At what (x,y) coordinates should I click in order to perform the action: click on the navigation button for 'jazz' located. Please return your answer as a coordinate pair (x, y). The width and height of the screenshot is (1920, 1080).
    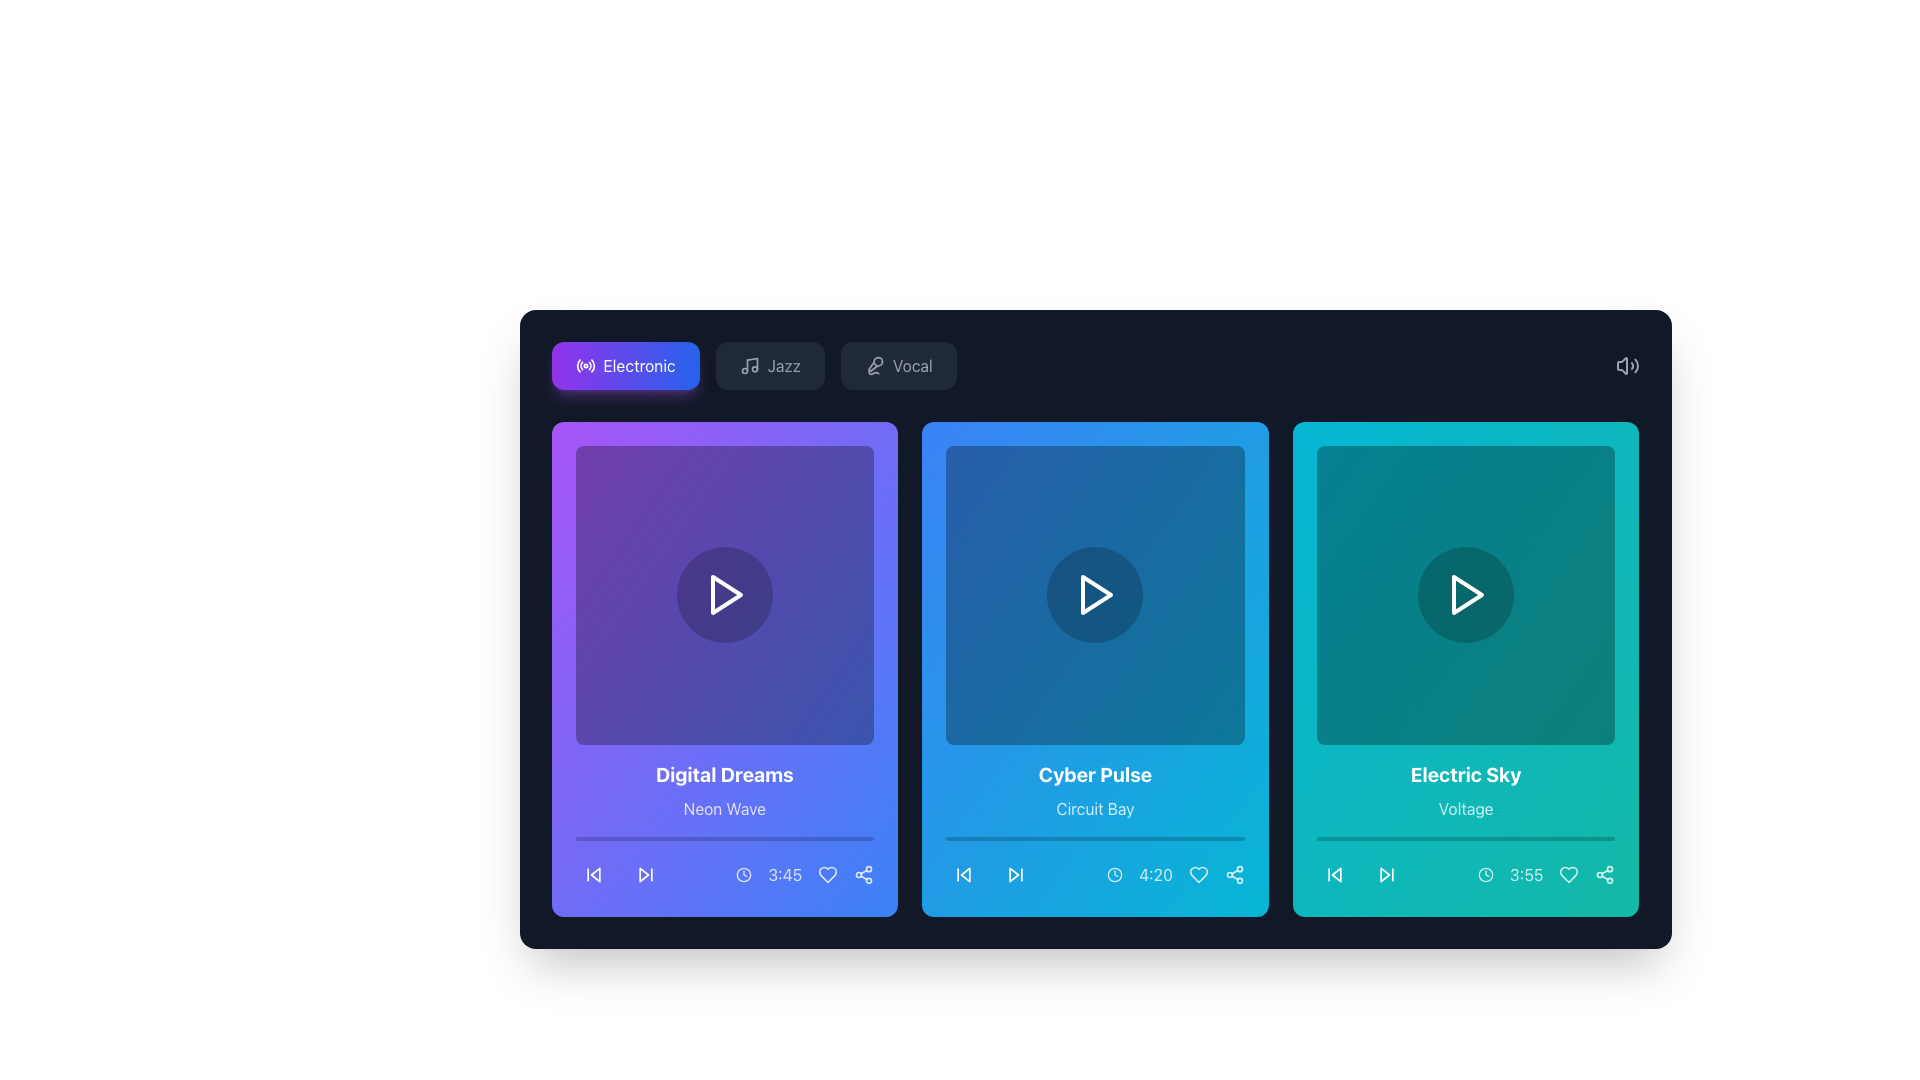
    Looking at the image, I should click on (769, 366).